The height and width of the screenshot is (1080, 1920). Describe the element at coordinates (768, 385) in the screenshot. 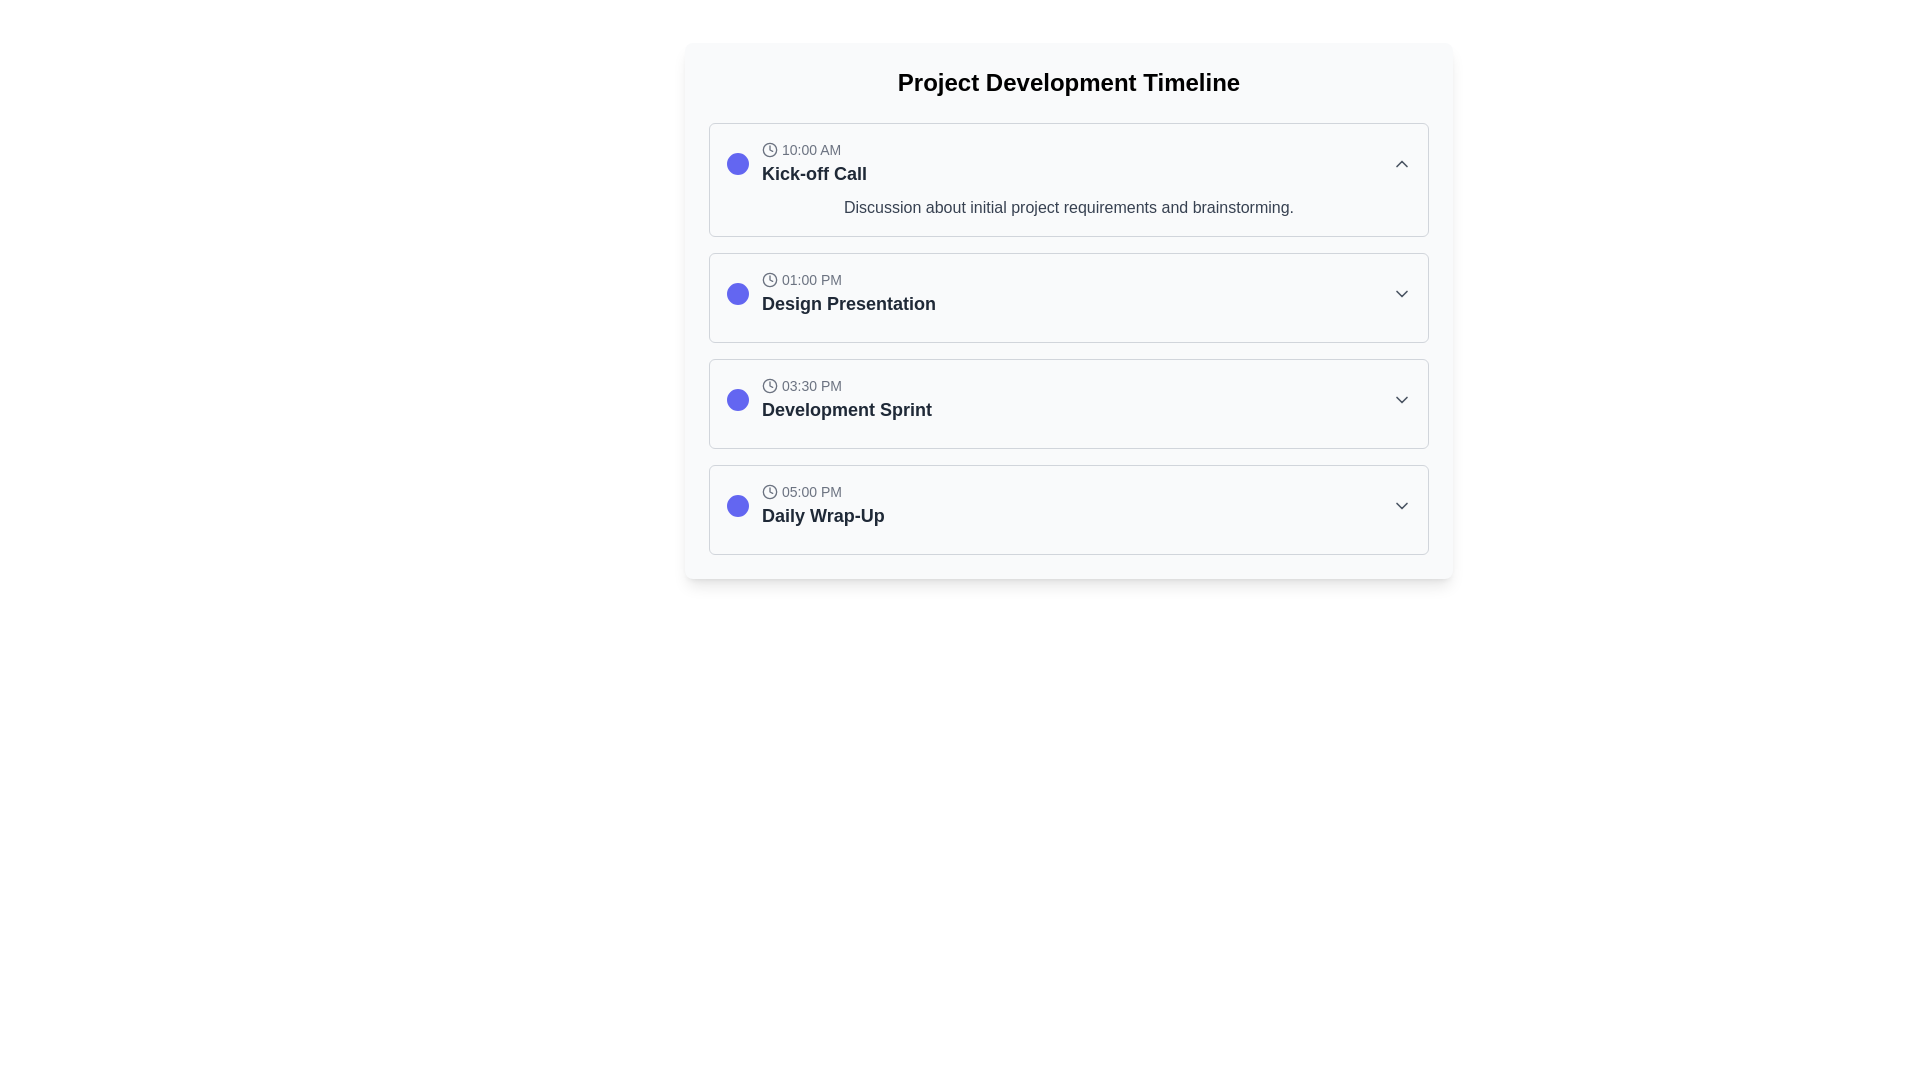

I see `the time icon representing '03:30 PM' in the 'Development Sprint' event entry, which is styled with a gray theme and located to the left of the time text` at that location.